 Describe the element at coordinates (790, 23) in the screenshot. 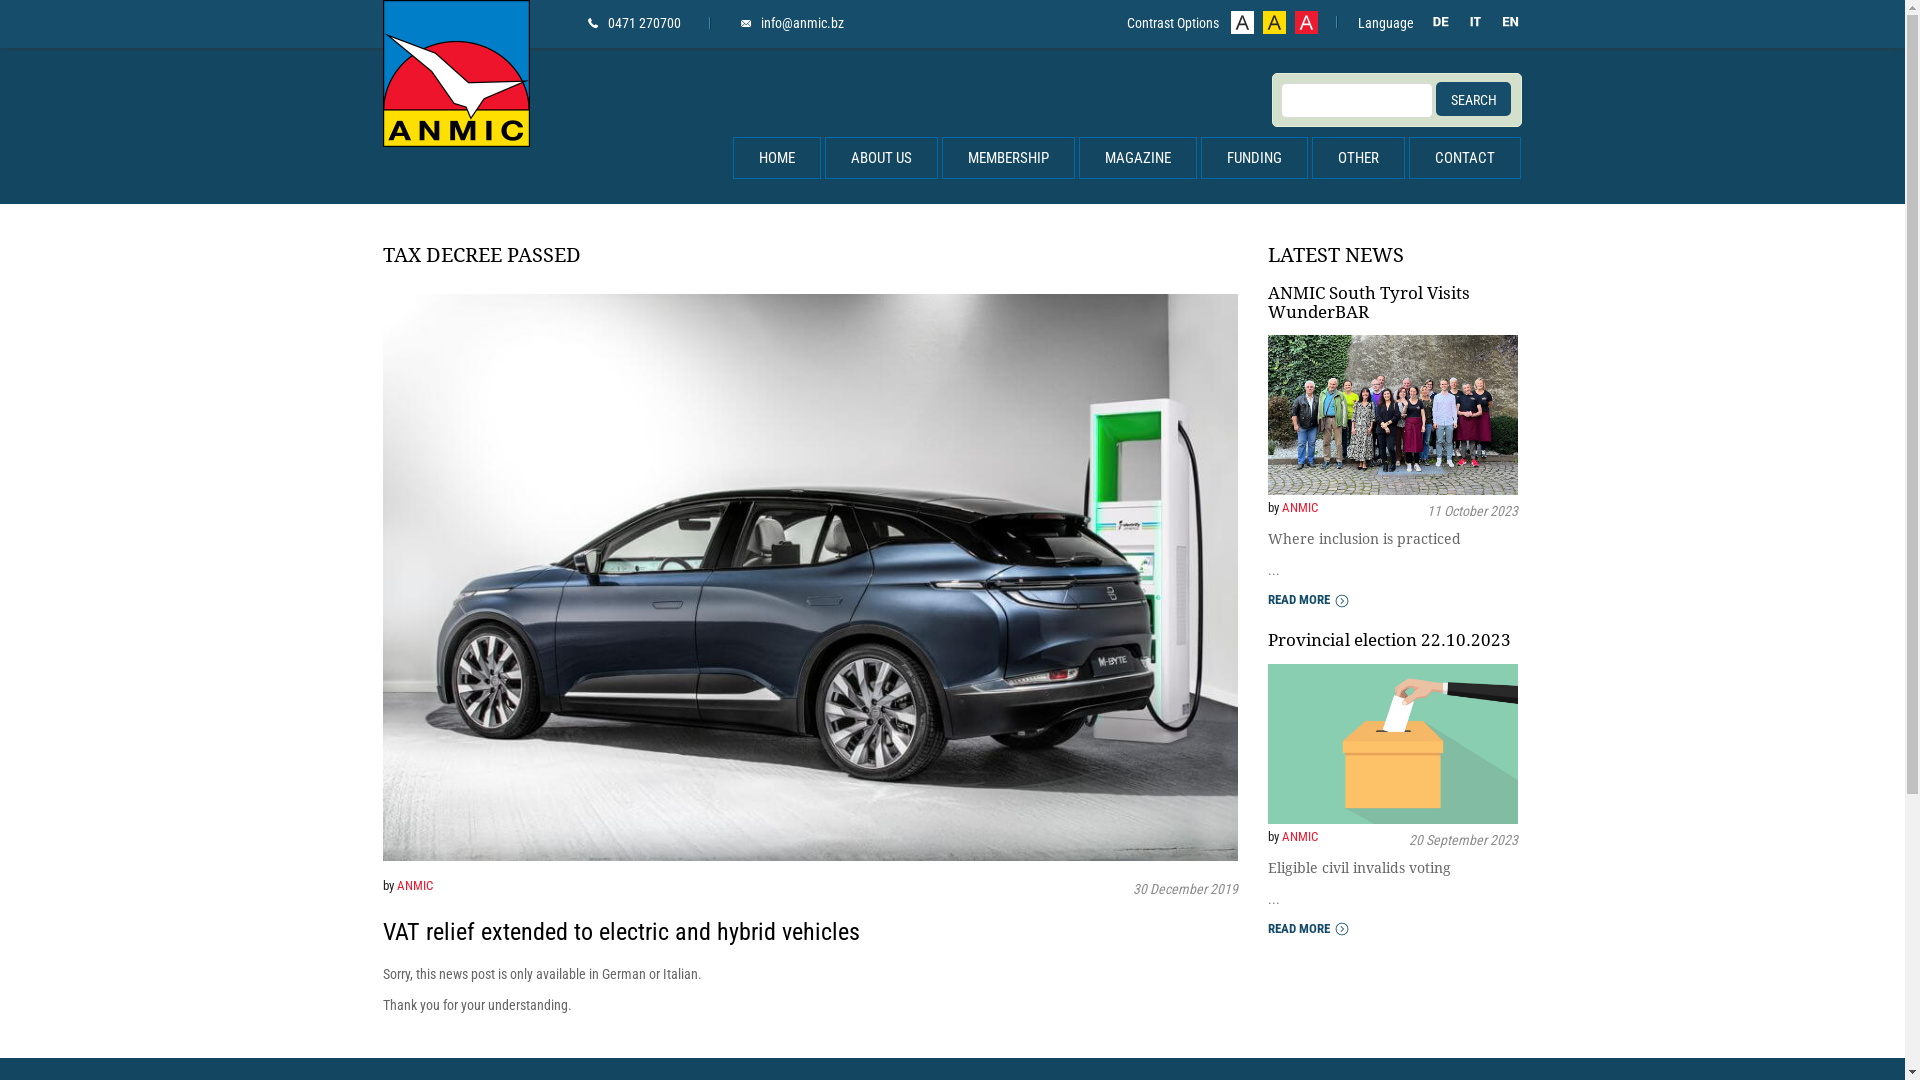

I see `'info@anmic.bz'` at that location.